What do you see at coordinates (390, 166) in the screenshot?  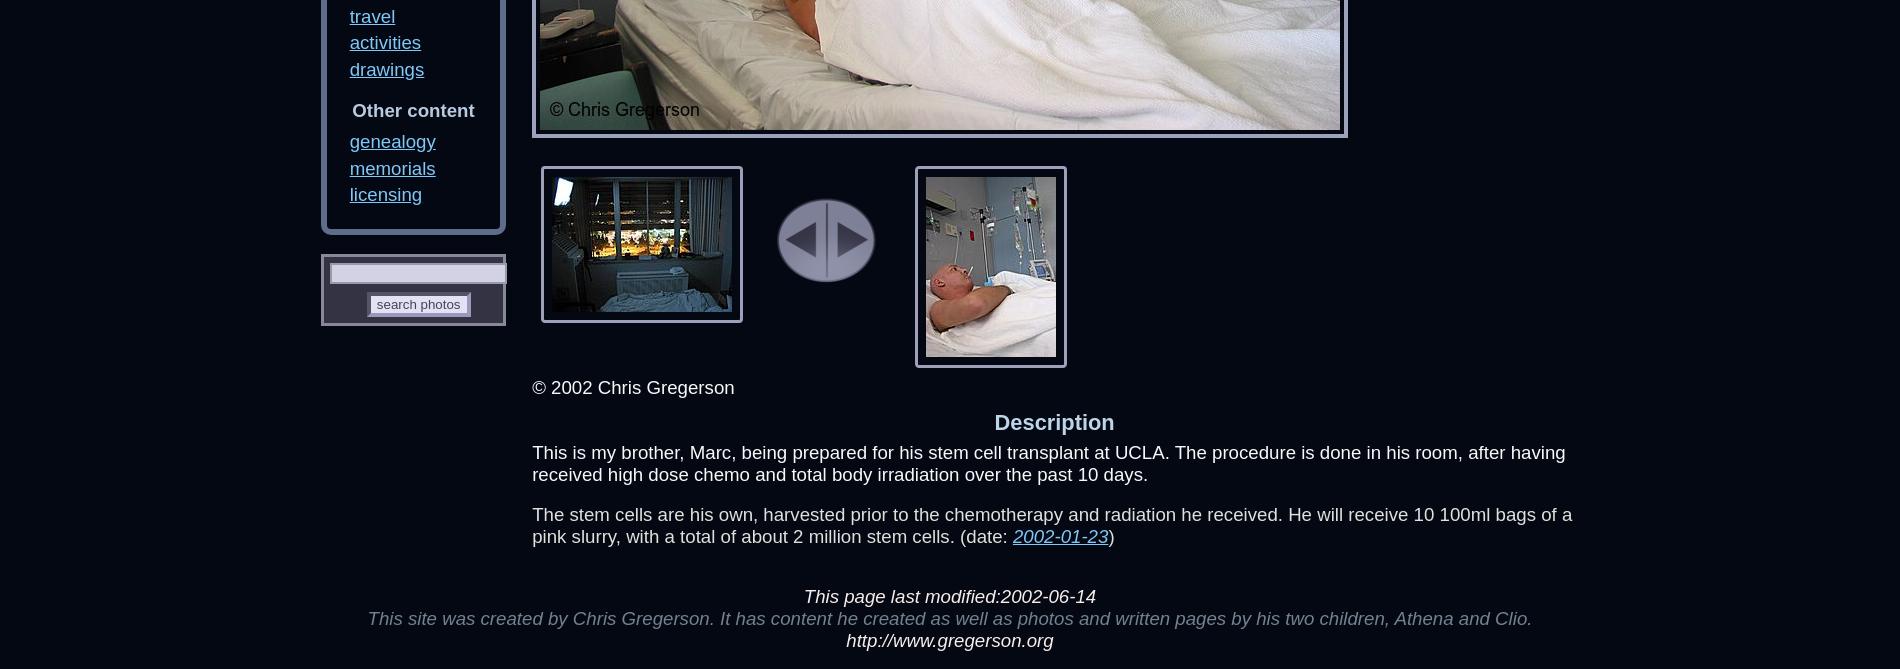 I see `'memorials'` at bounding box center [390, 166].